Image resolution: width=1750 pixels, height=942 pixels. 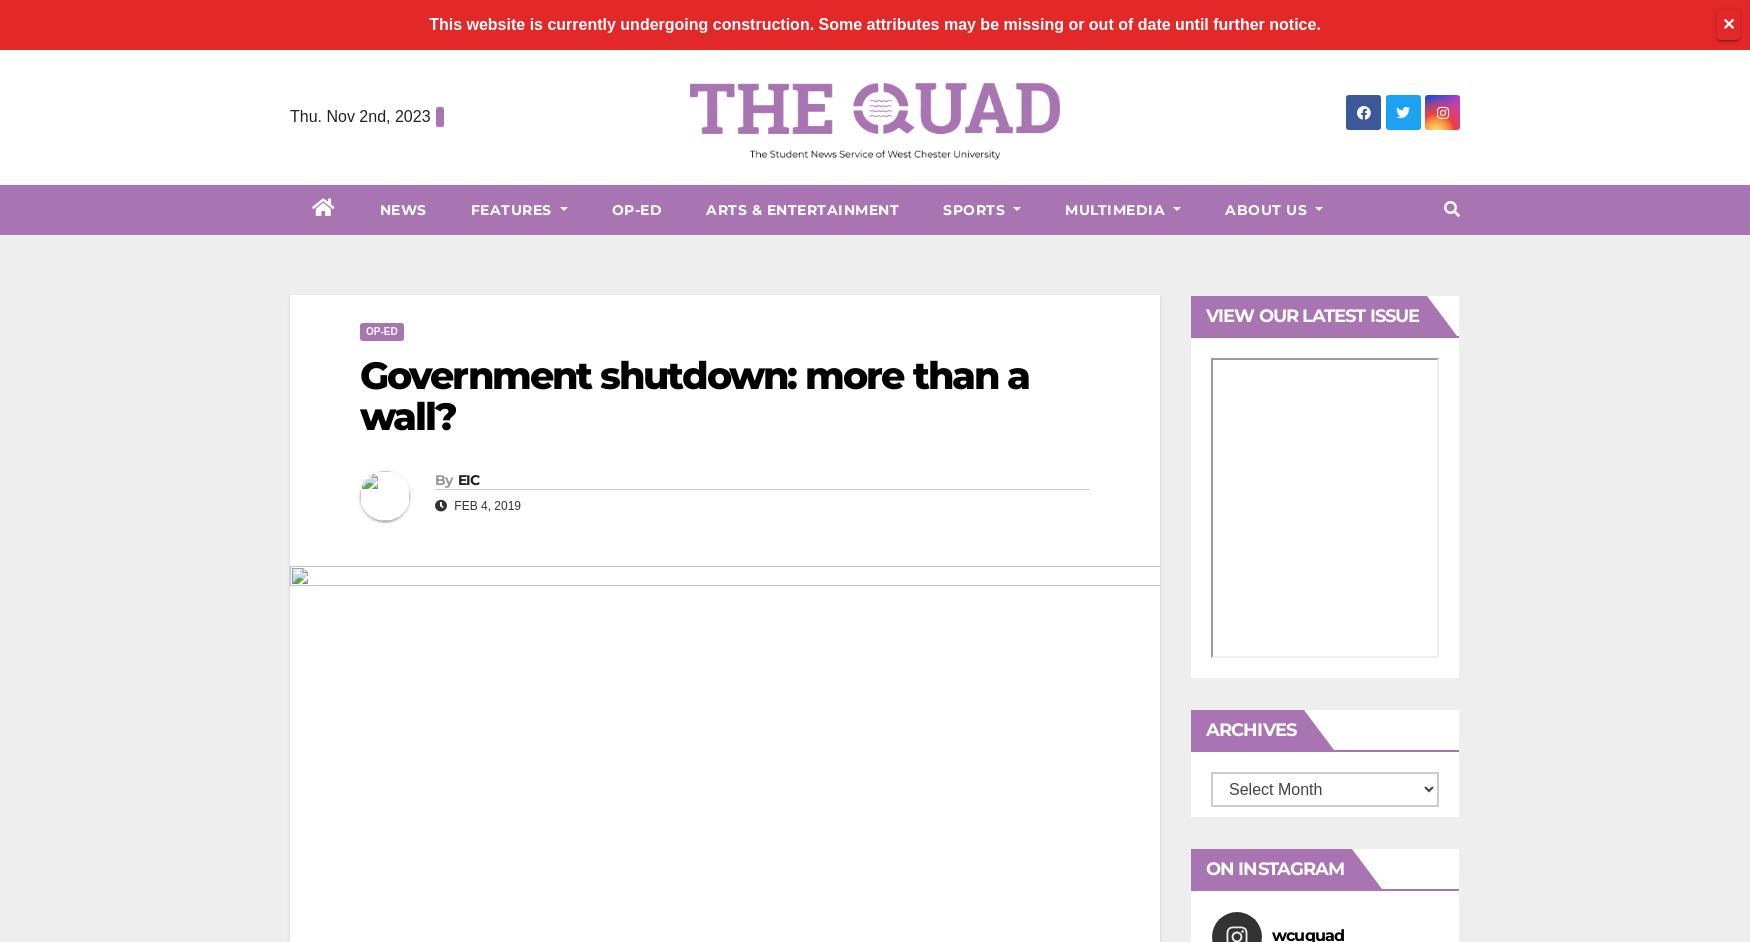 What do you see at coordinates (443, 479) in the screenshot?
I see `'By'` at bounding box center [443, 479].